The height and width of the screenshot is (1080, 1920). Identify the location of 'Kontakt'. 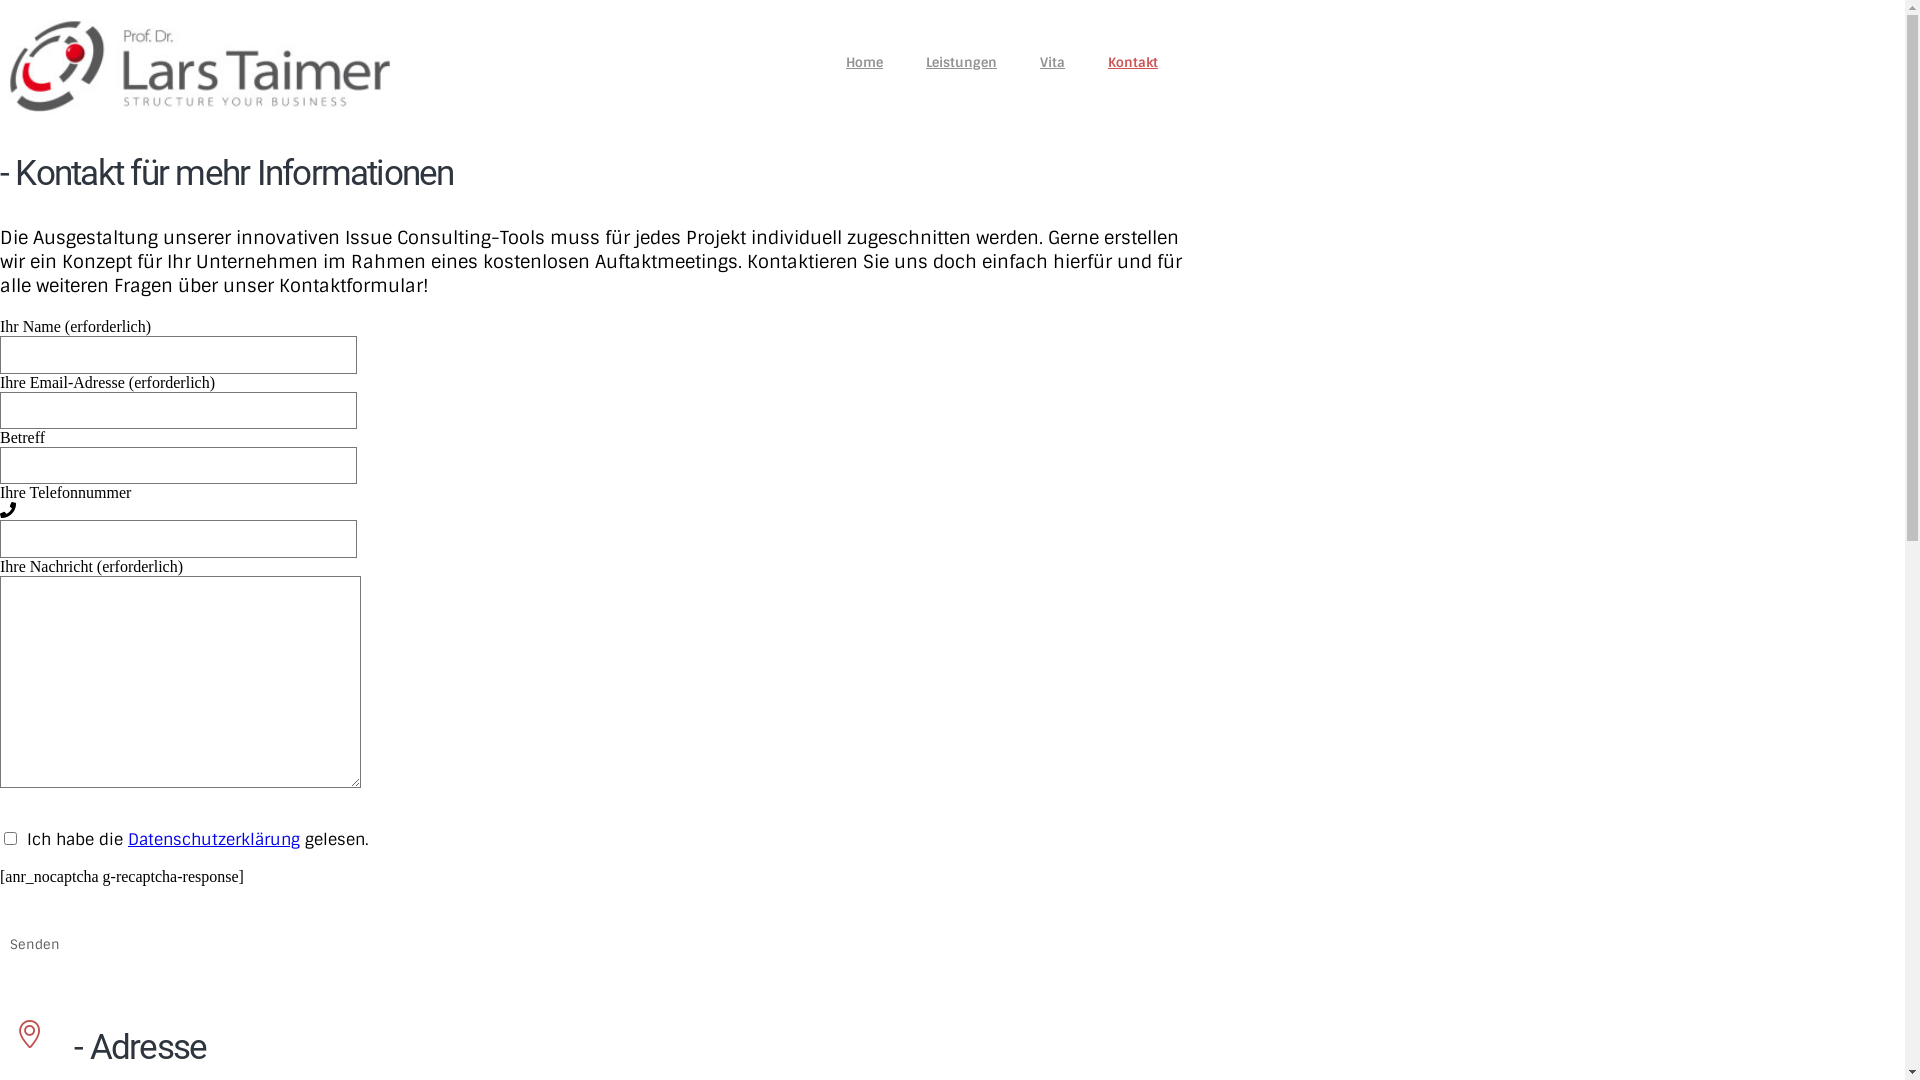
(1132, 59).